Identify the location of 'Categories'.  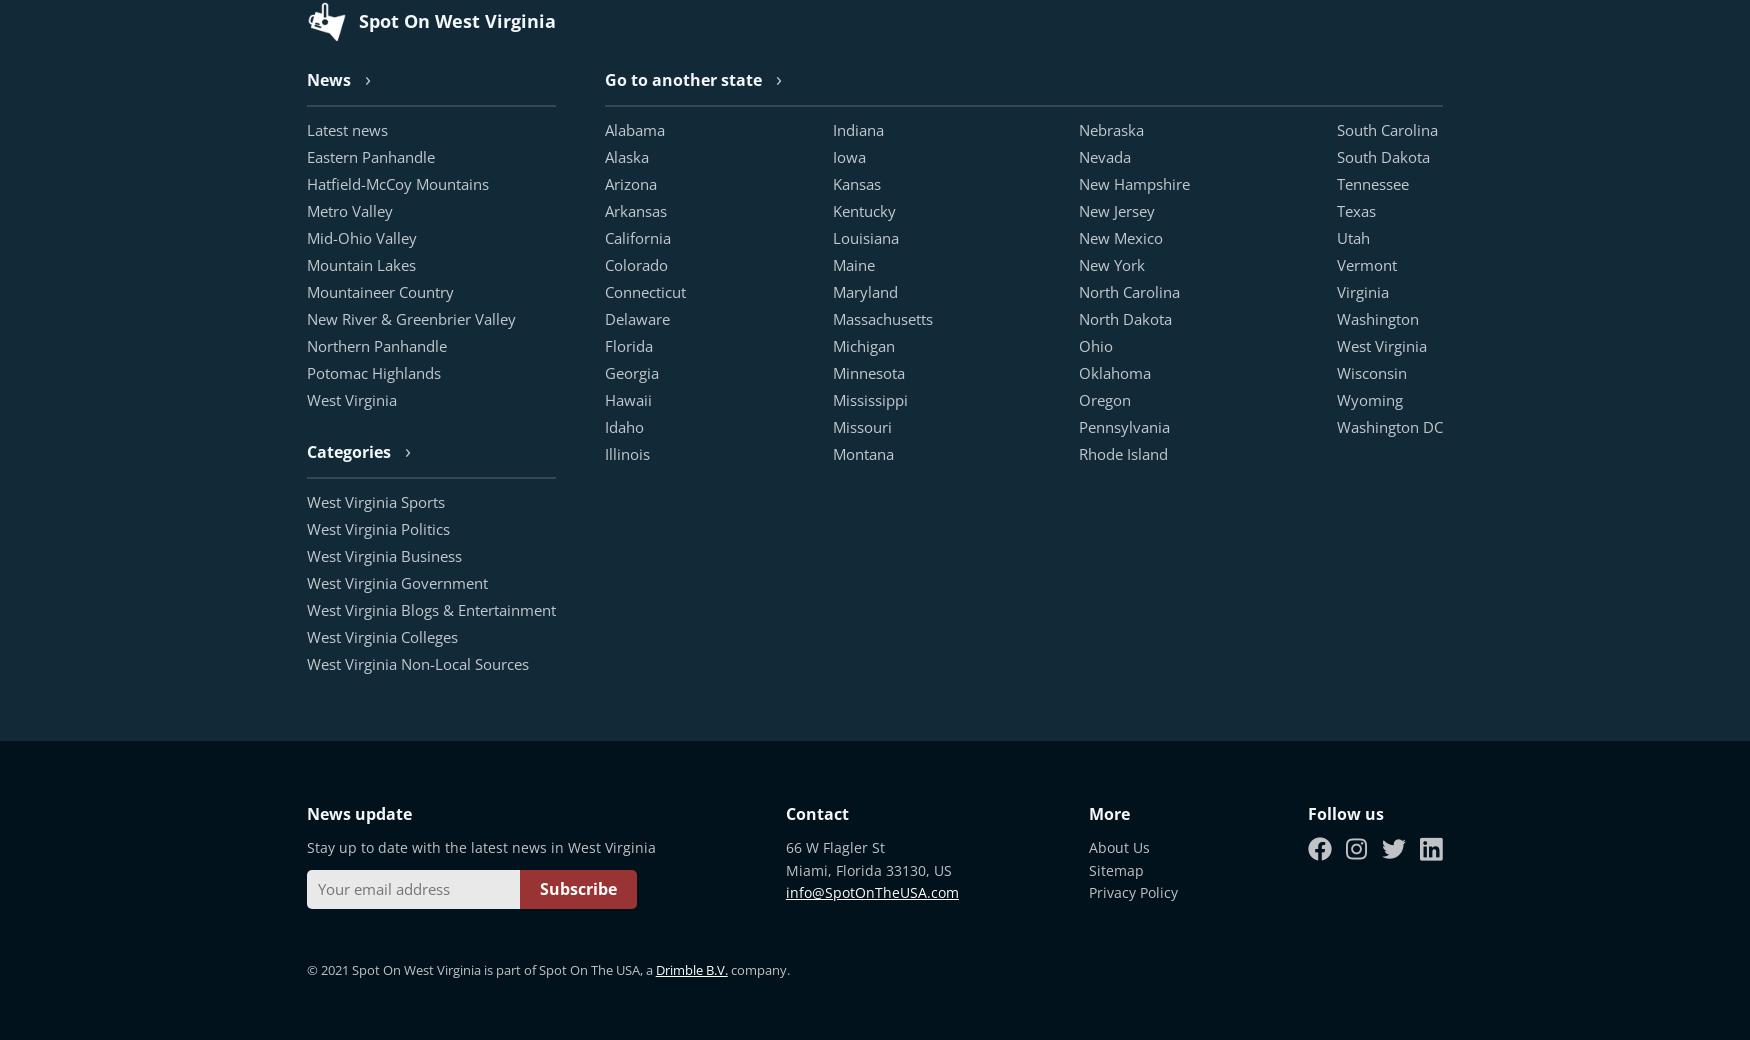
(305, 451).